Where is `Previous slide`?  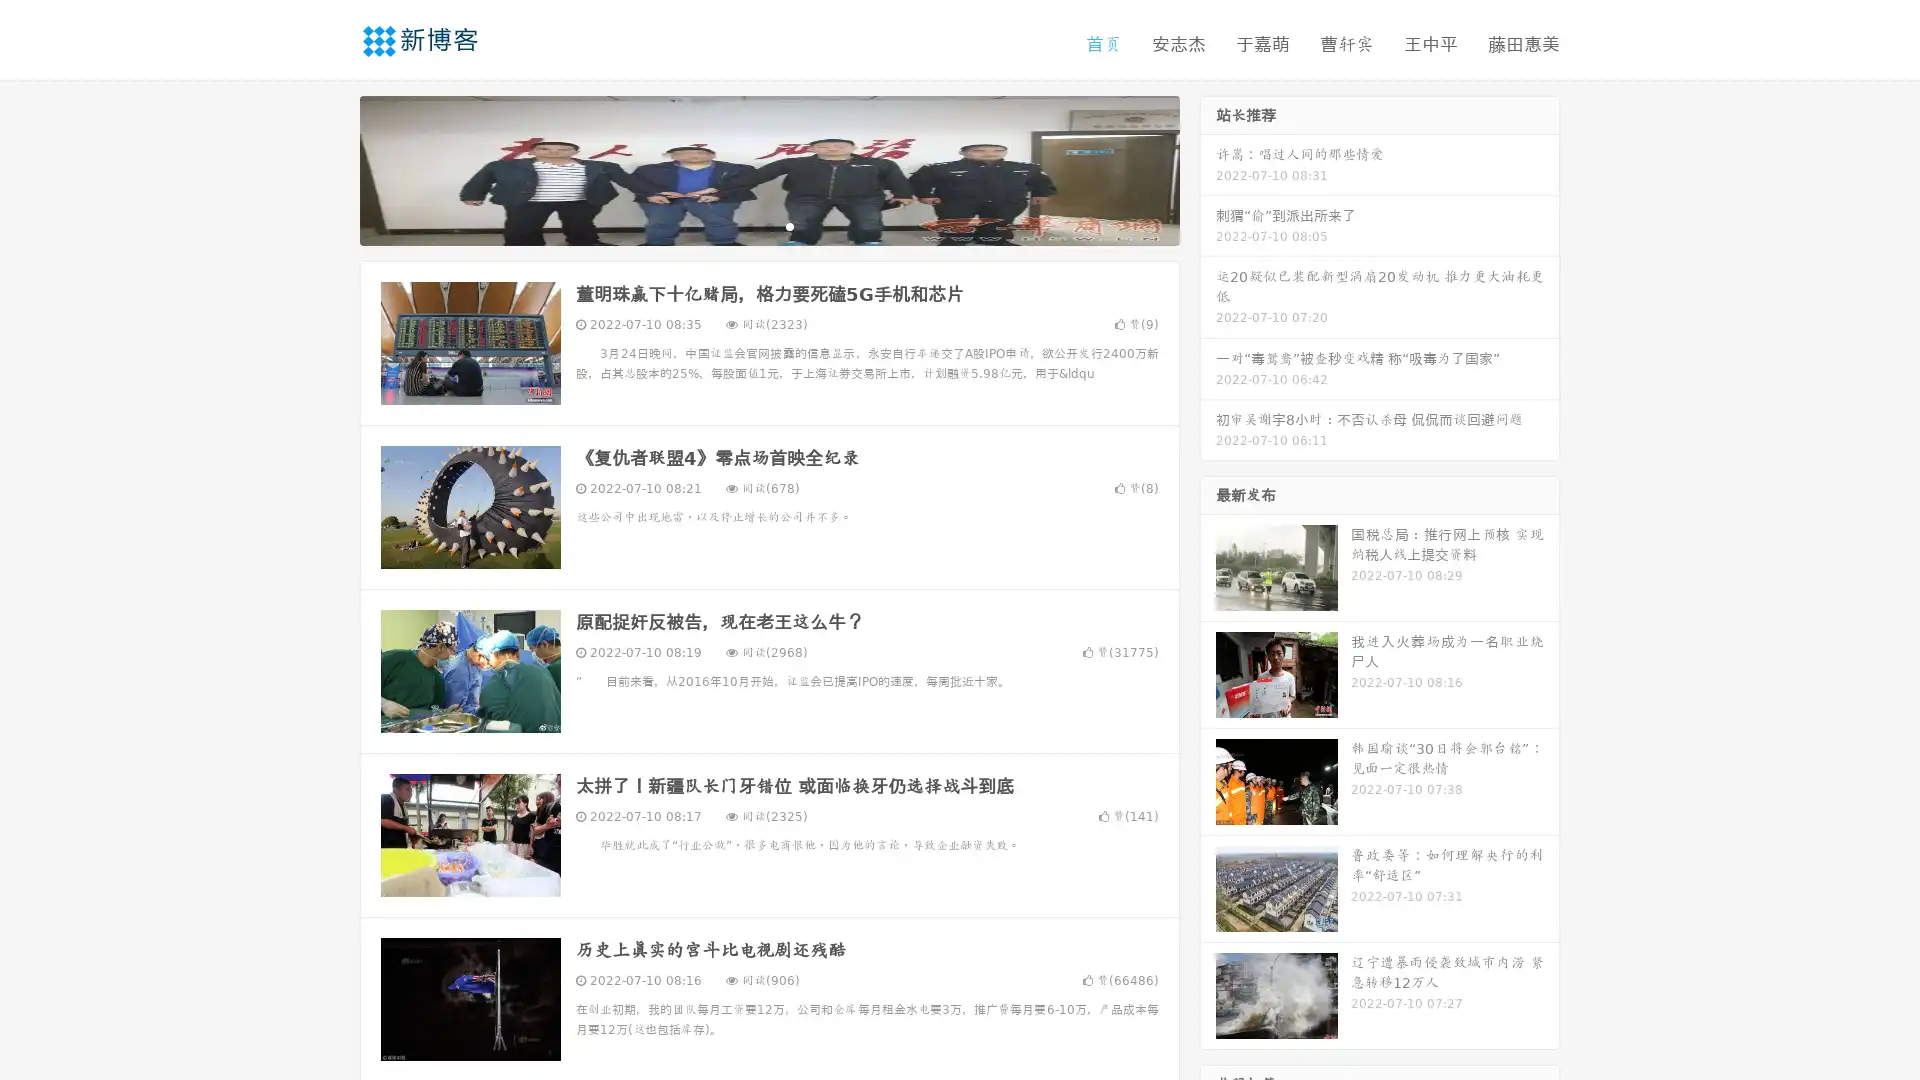 Previous slide is located at coordinates (330, 168).